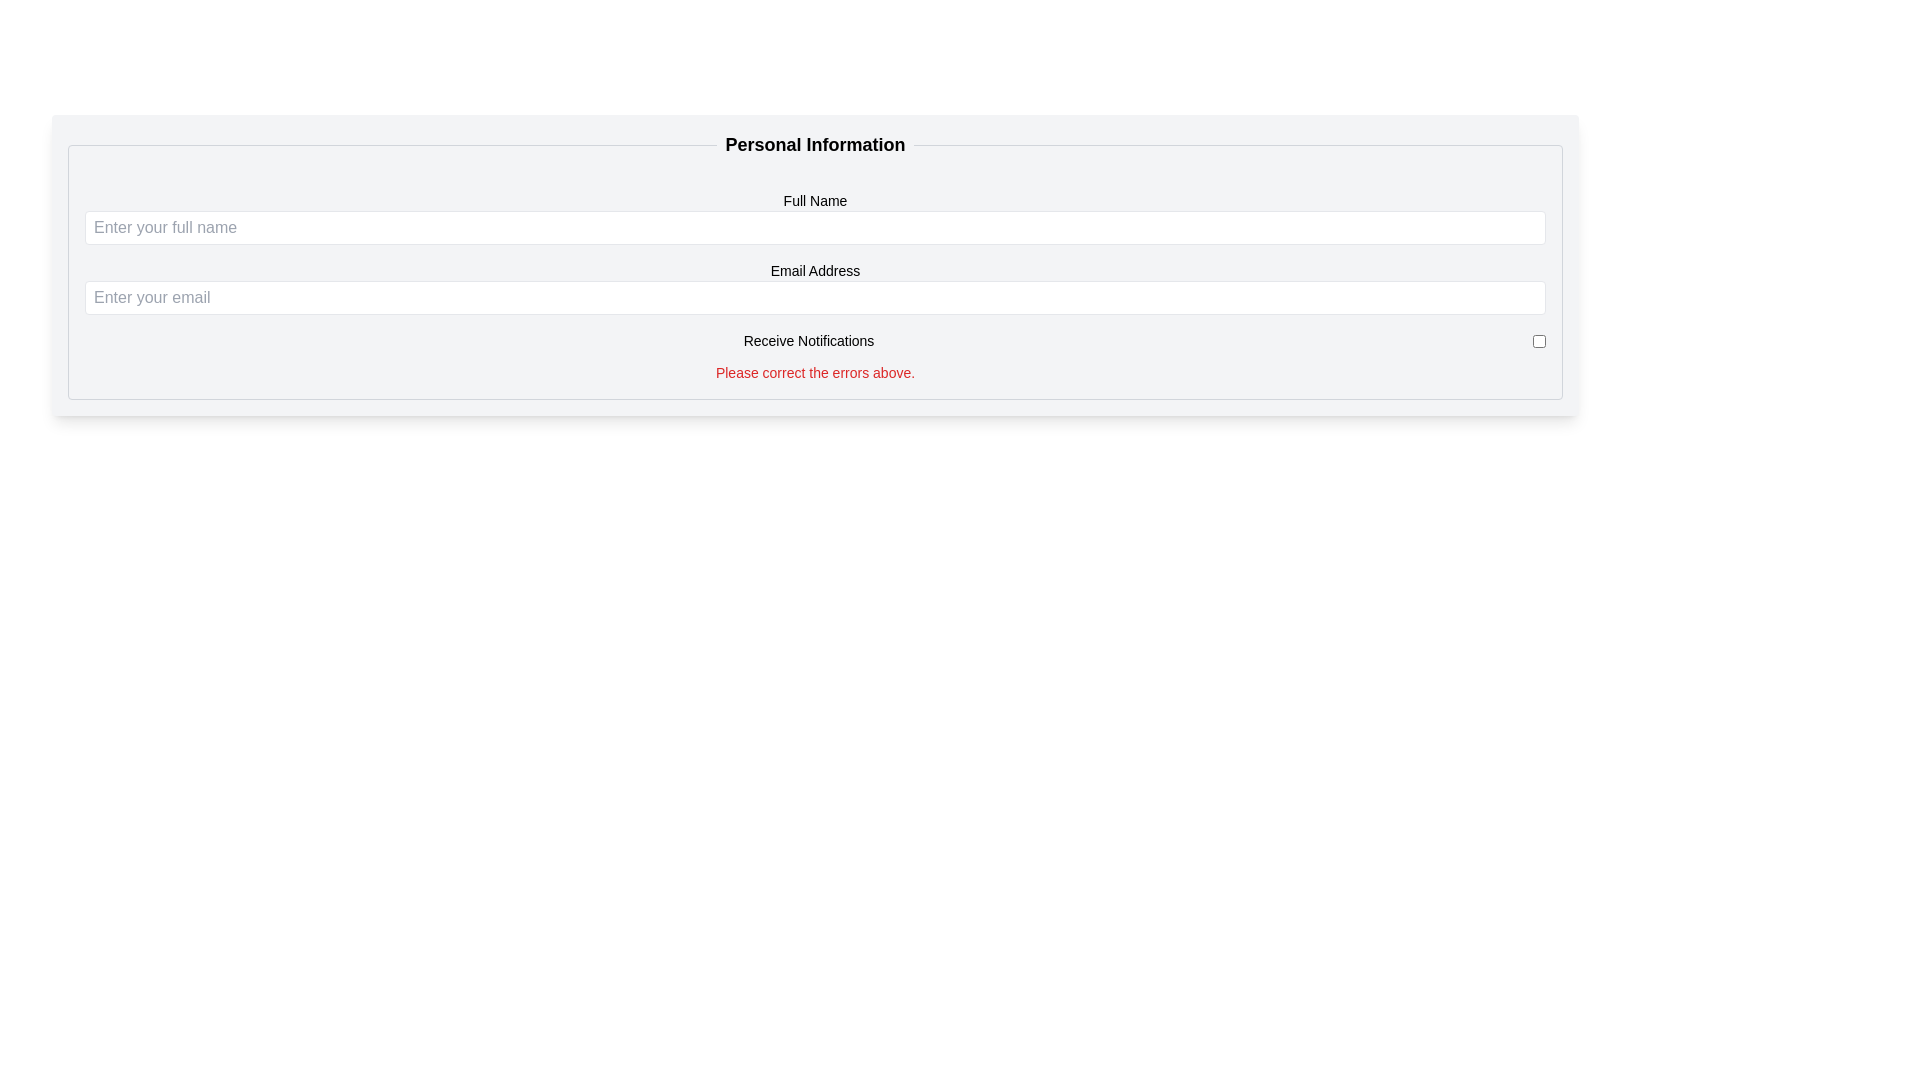 This screenshot has height=1080, width=1920. Describe the element at coordinates (1538, 339) in the screenshot. I see `the checkbox for 'Receive Notifications'` at that location.